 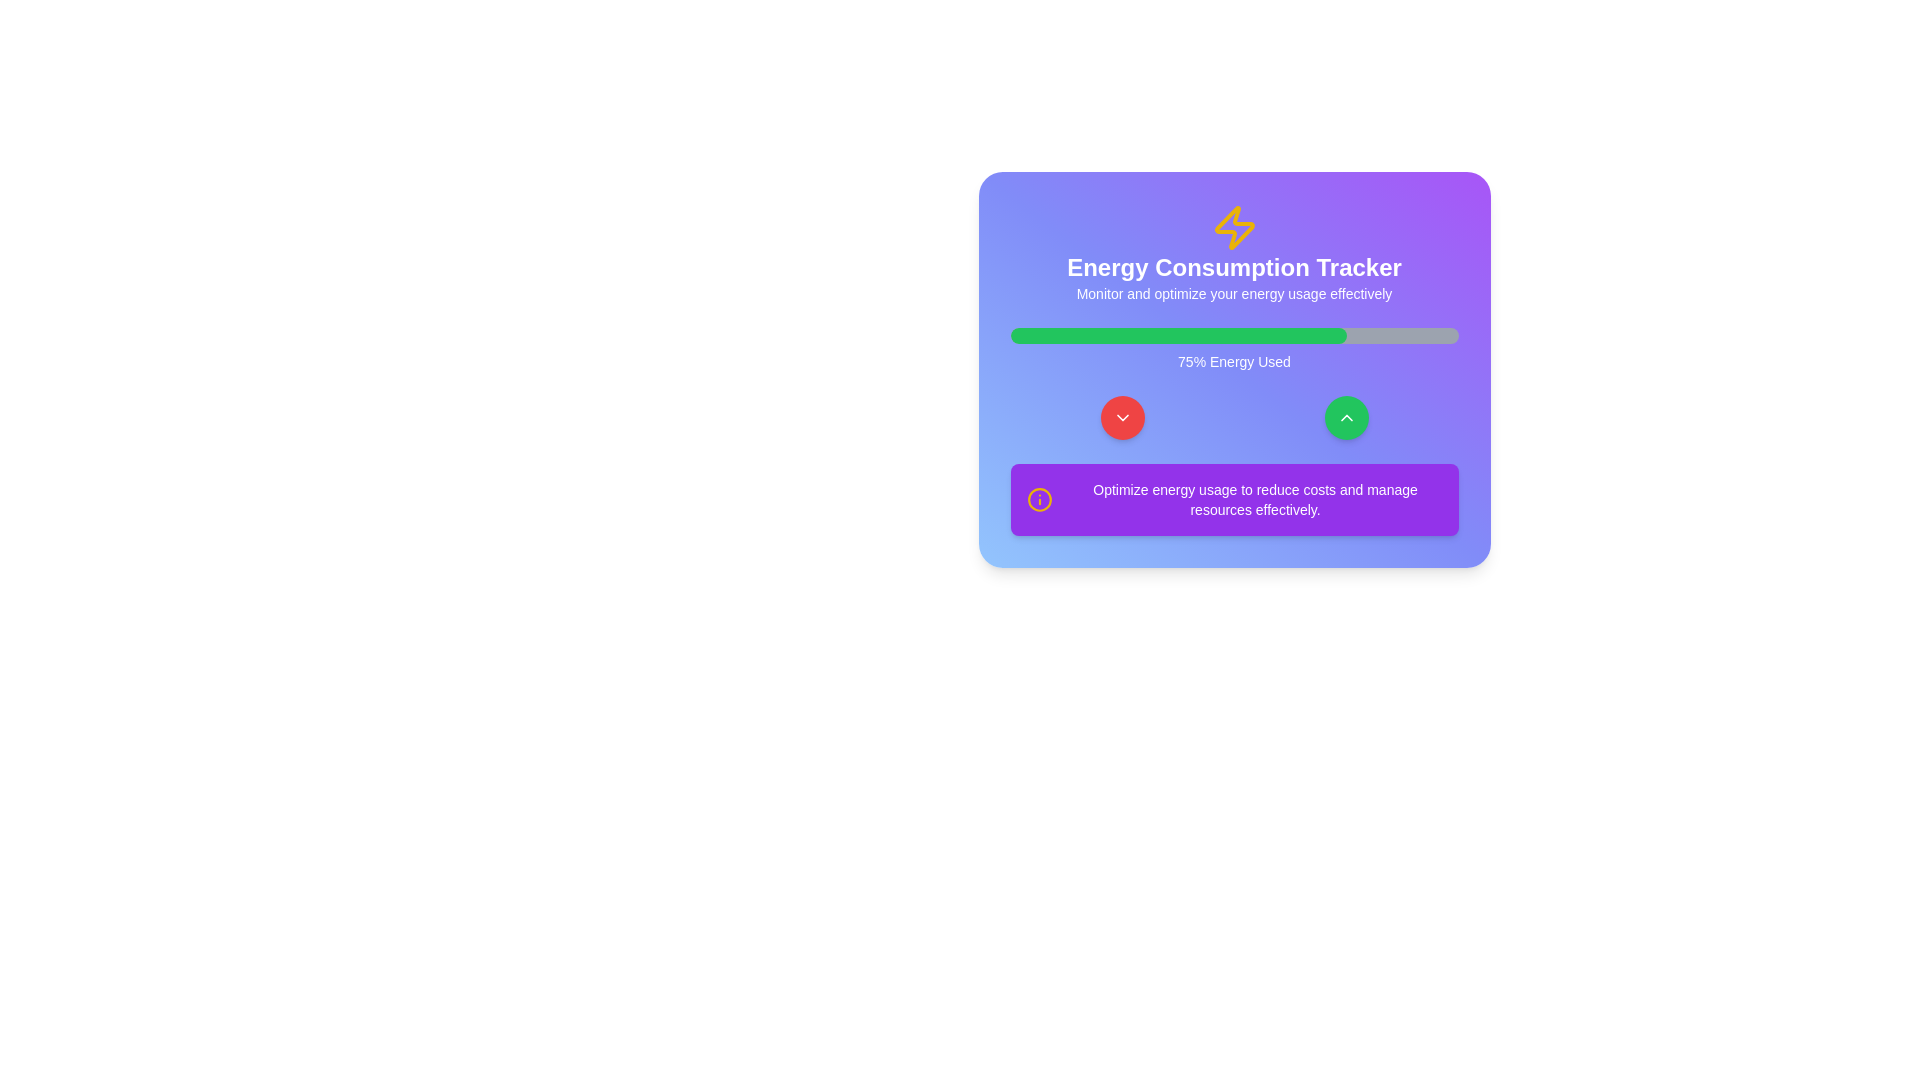 I want to click on the progress bar styled as a progress indicator, located below the title 'Energy Consumption Tracker' and above the text '75% Energy Used', so click(x=1233, y=334).